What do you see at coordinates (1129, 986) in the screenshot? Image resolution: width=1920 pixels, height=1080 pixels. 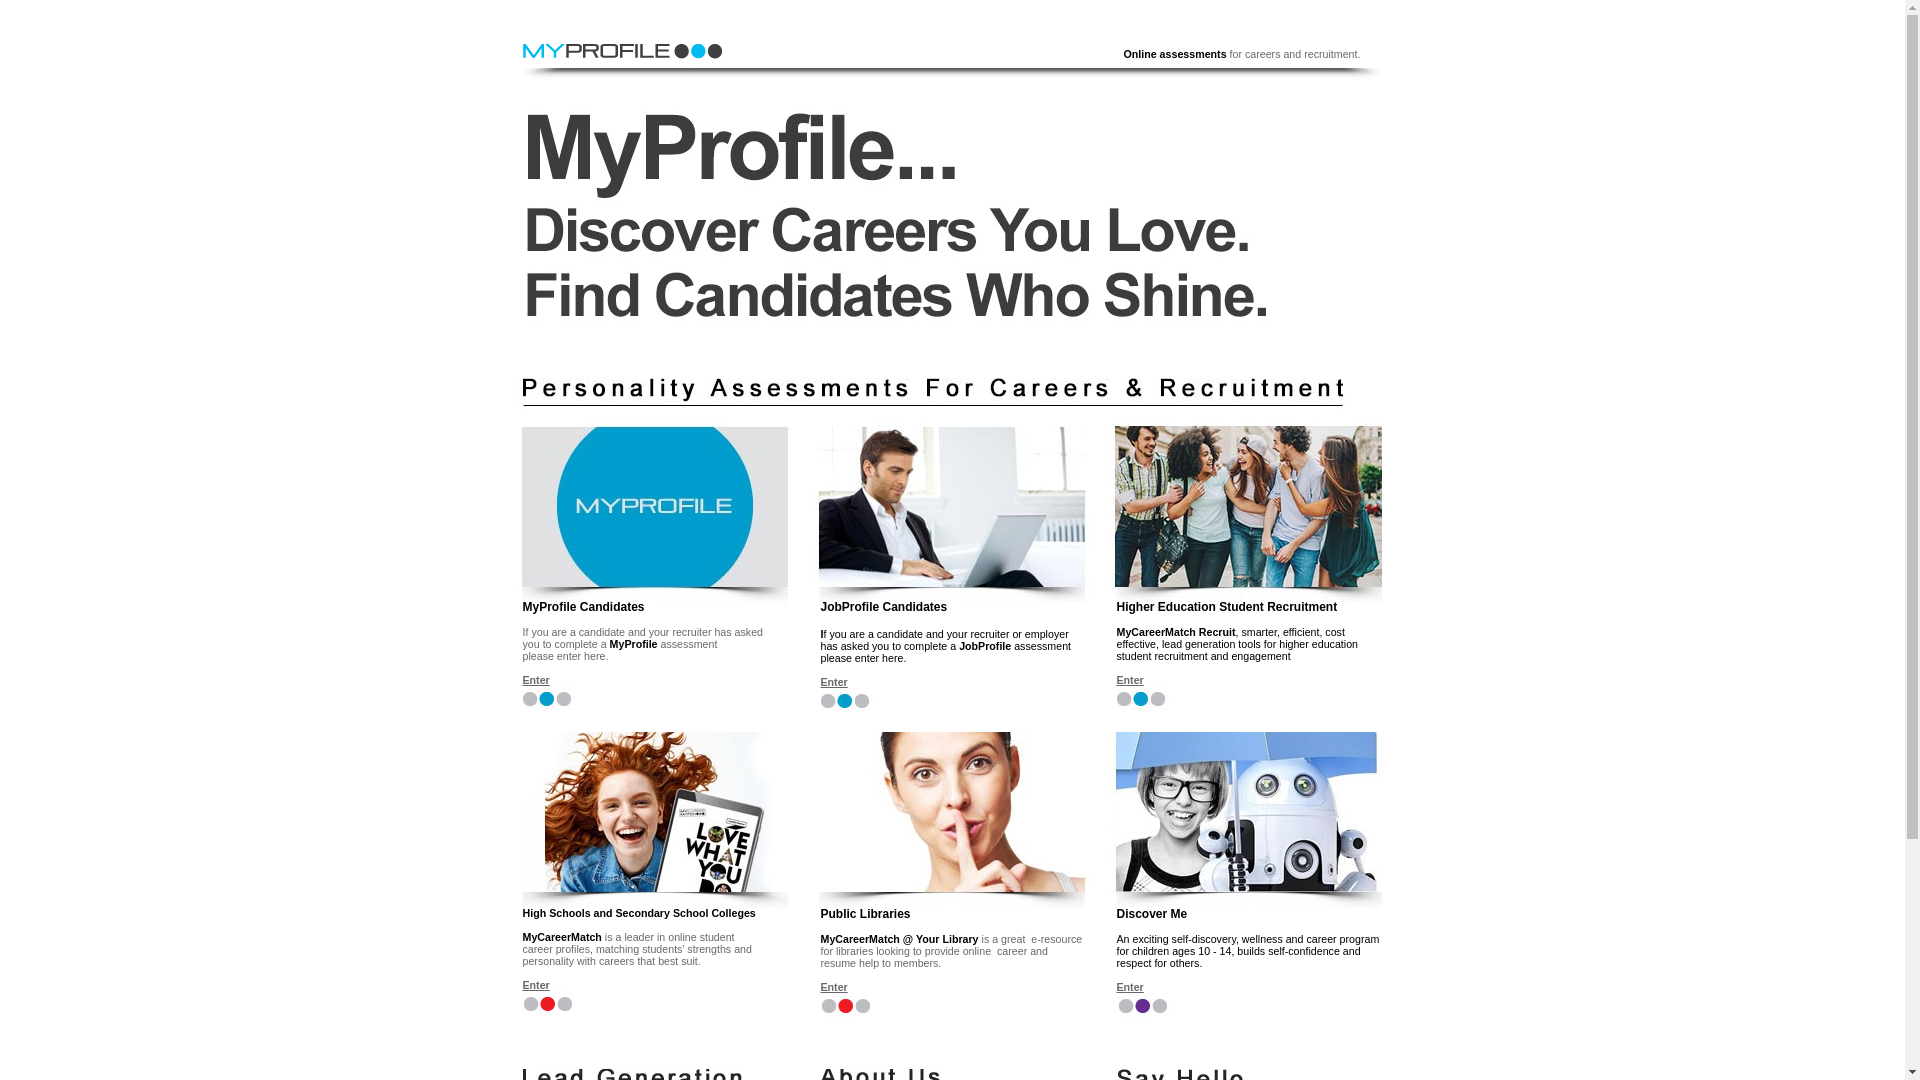 I see `'Enter'` at bounding box center [1129, 986].